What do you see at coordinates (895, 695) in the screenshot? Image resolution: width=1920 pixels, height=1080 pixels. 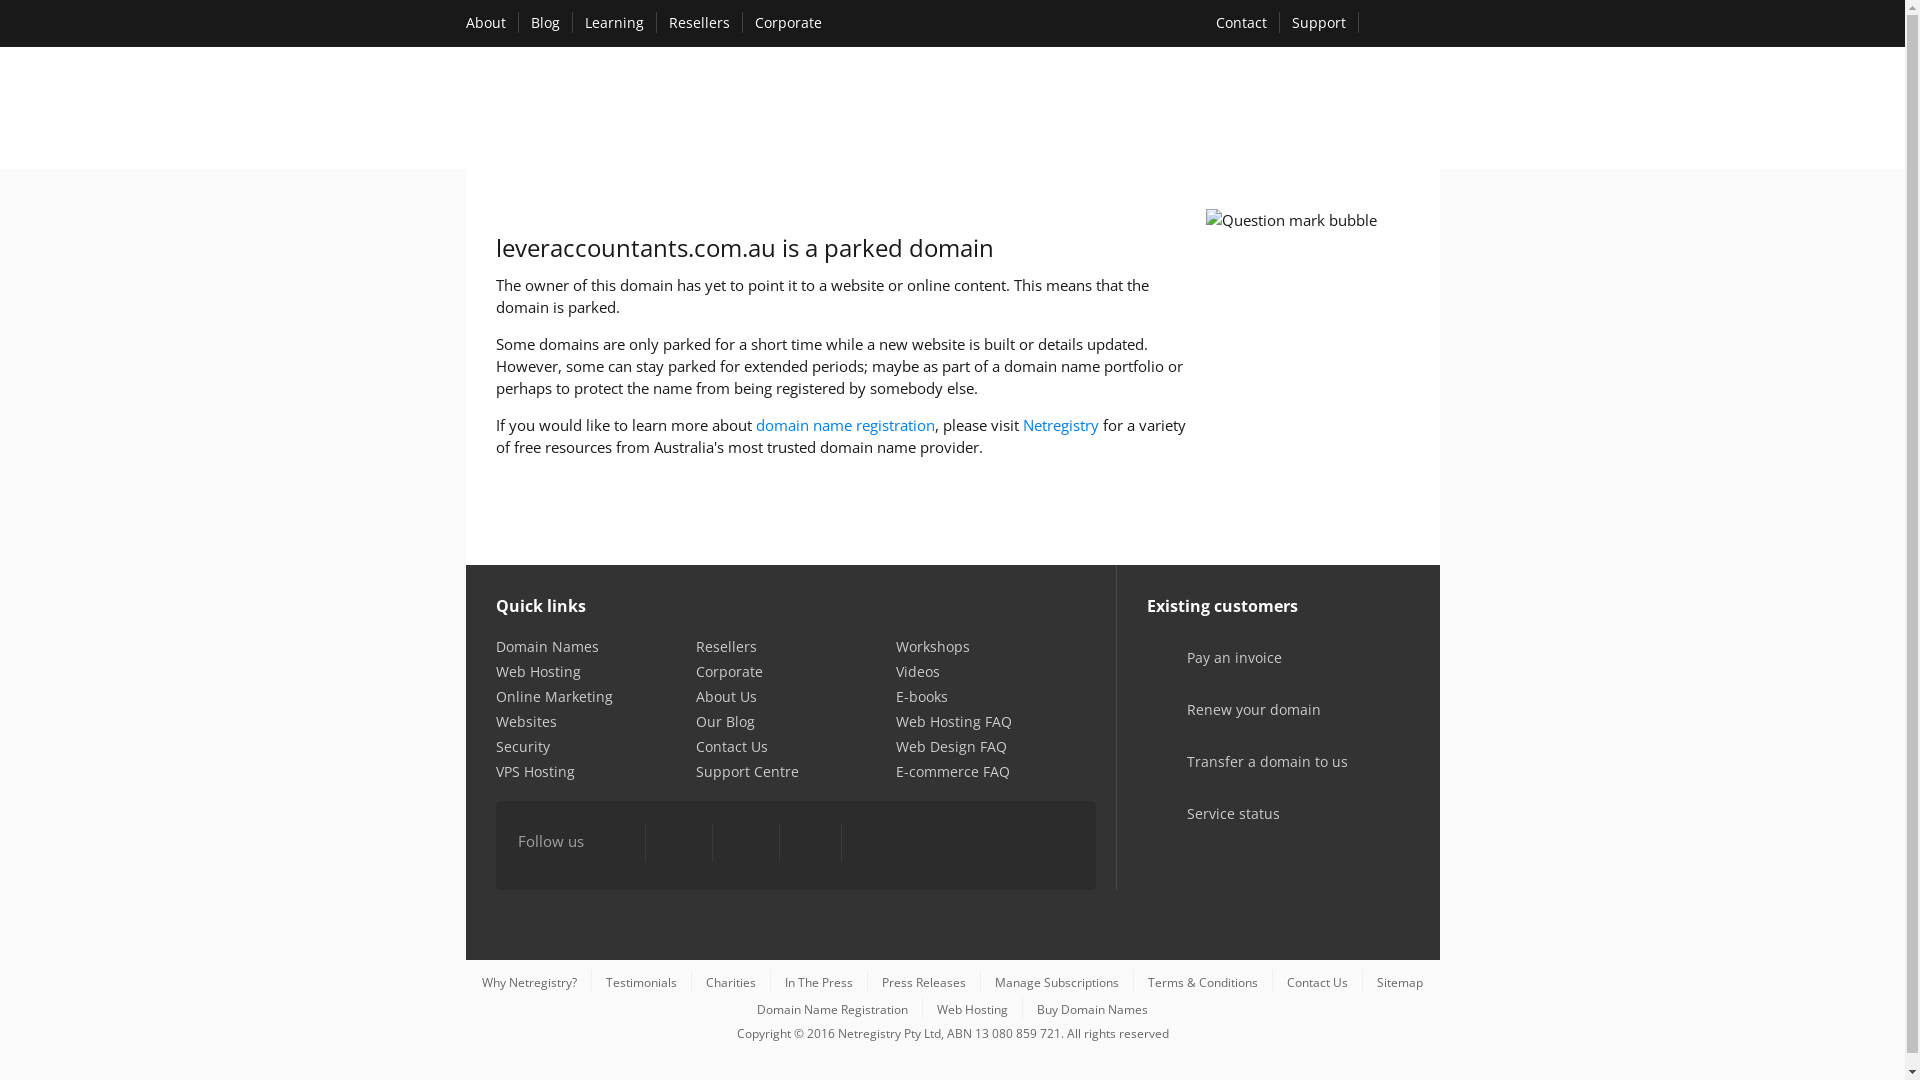 I see `'E-books'` at bounding box center [895, 695].